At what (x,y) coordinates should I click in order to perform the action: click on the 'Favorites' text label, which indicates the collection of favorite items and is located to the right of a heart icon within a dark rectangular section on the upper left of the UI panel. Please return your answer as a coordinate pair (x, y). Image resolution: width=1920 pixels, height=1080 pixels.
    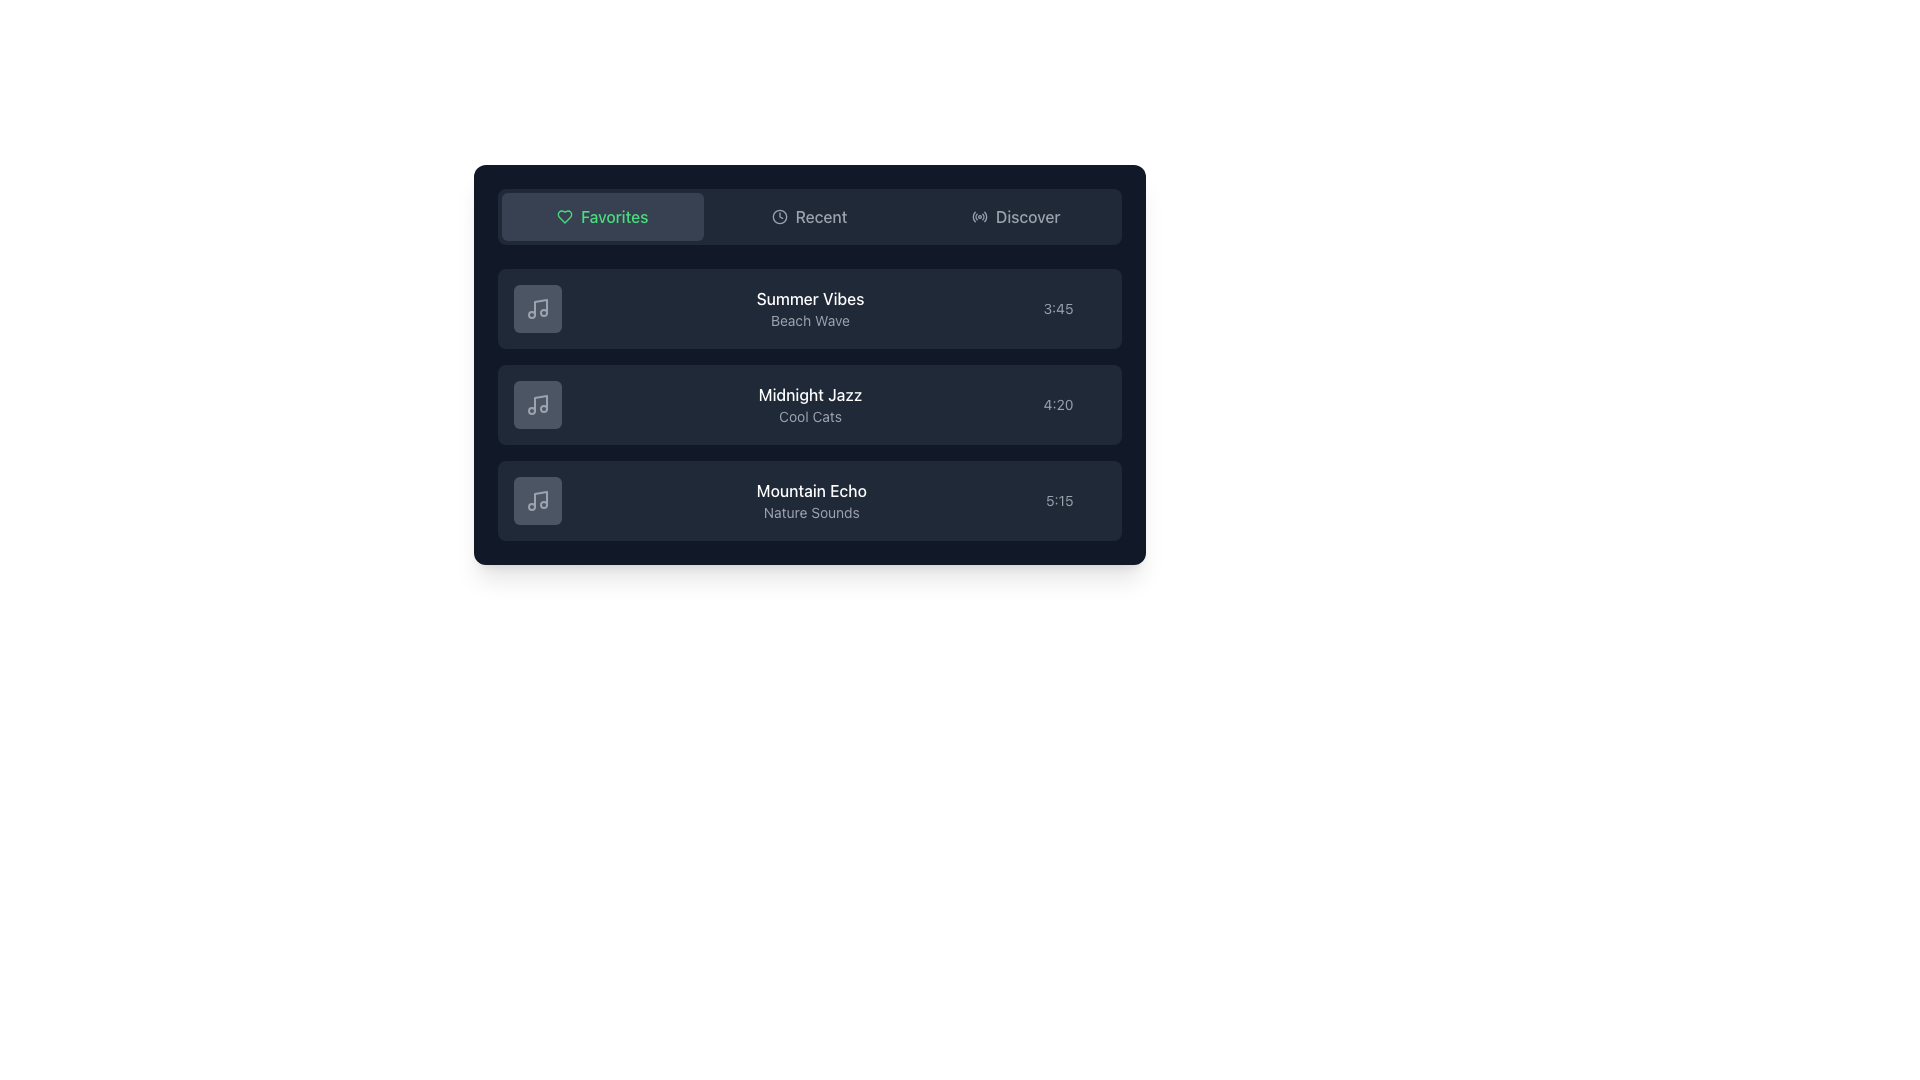
    Looking at the image, I should click on (613, 216).